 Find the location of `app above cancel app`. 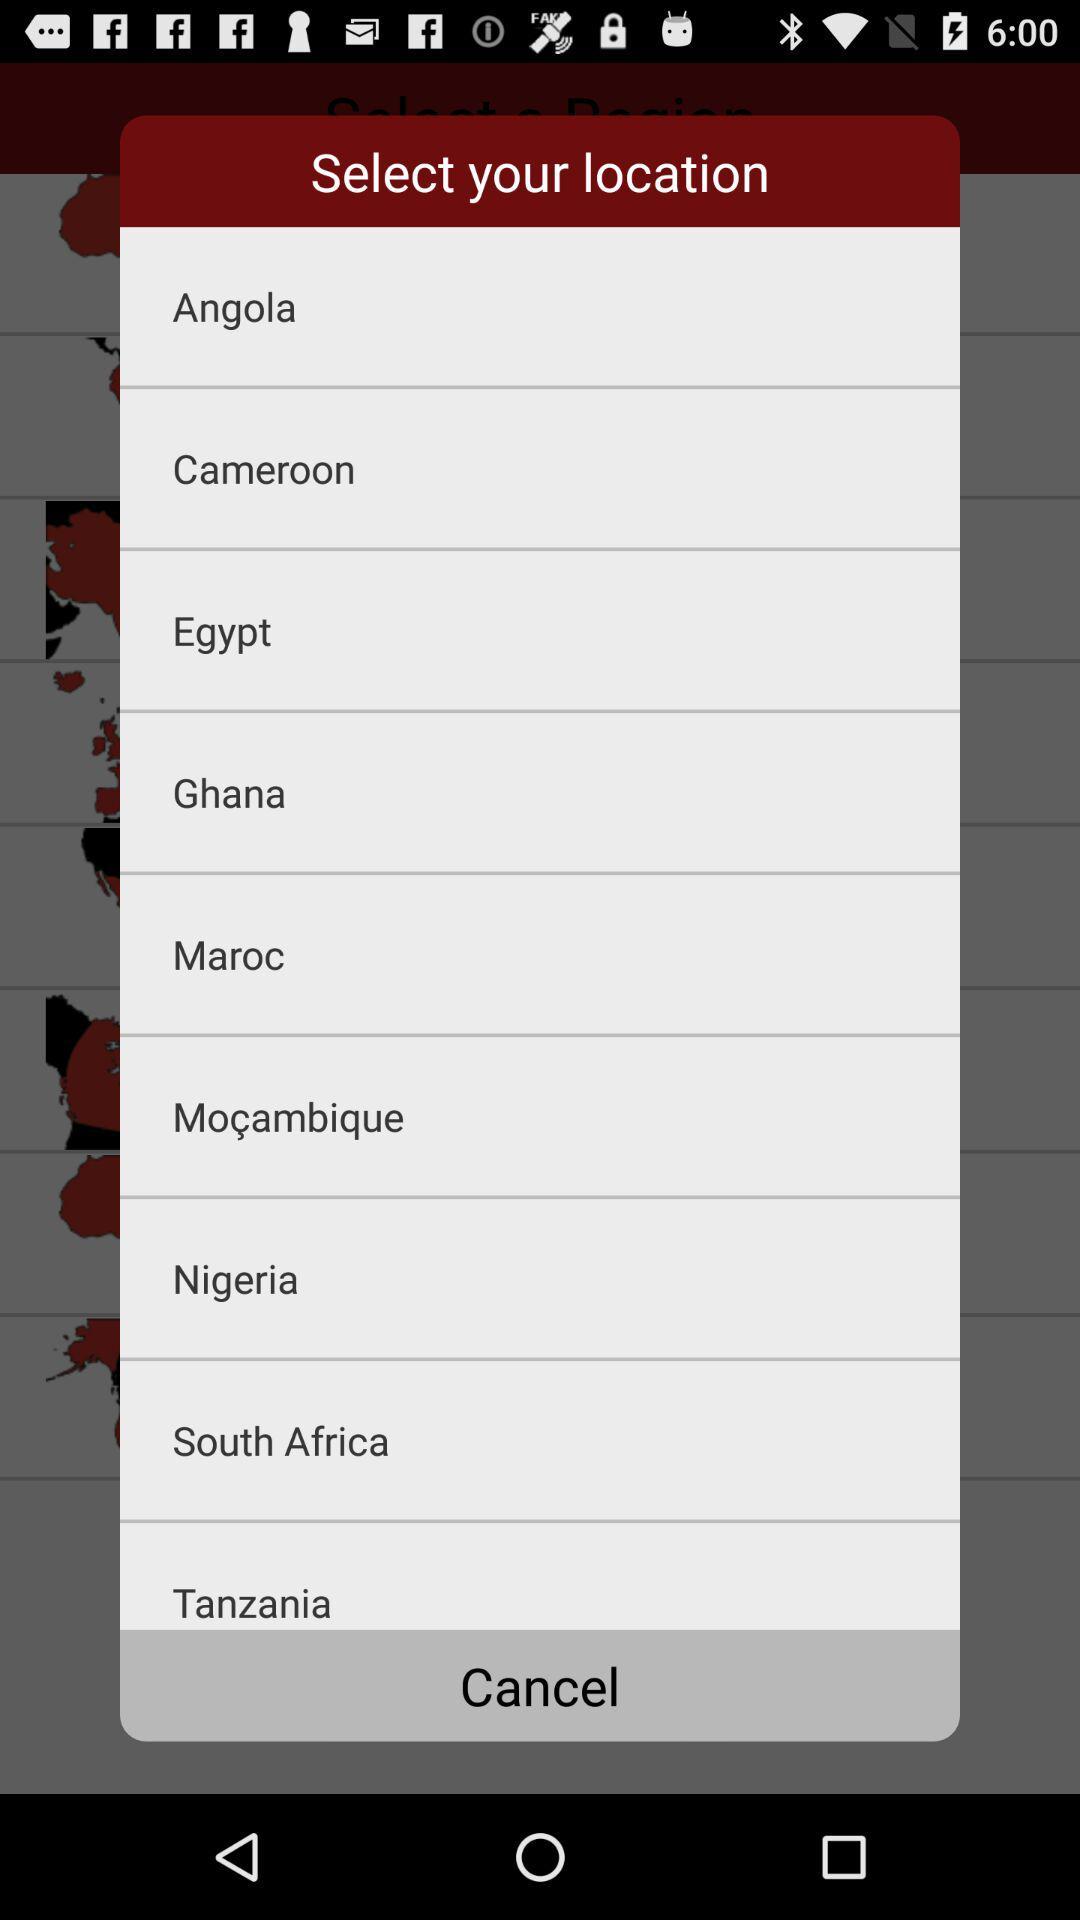

app above cancel app is located at coordinates (566, 1575).